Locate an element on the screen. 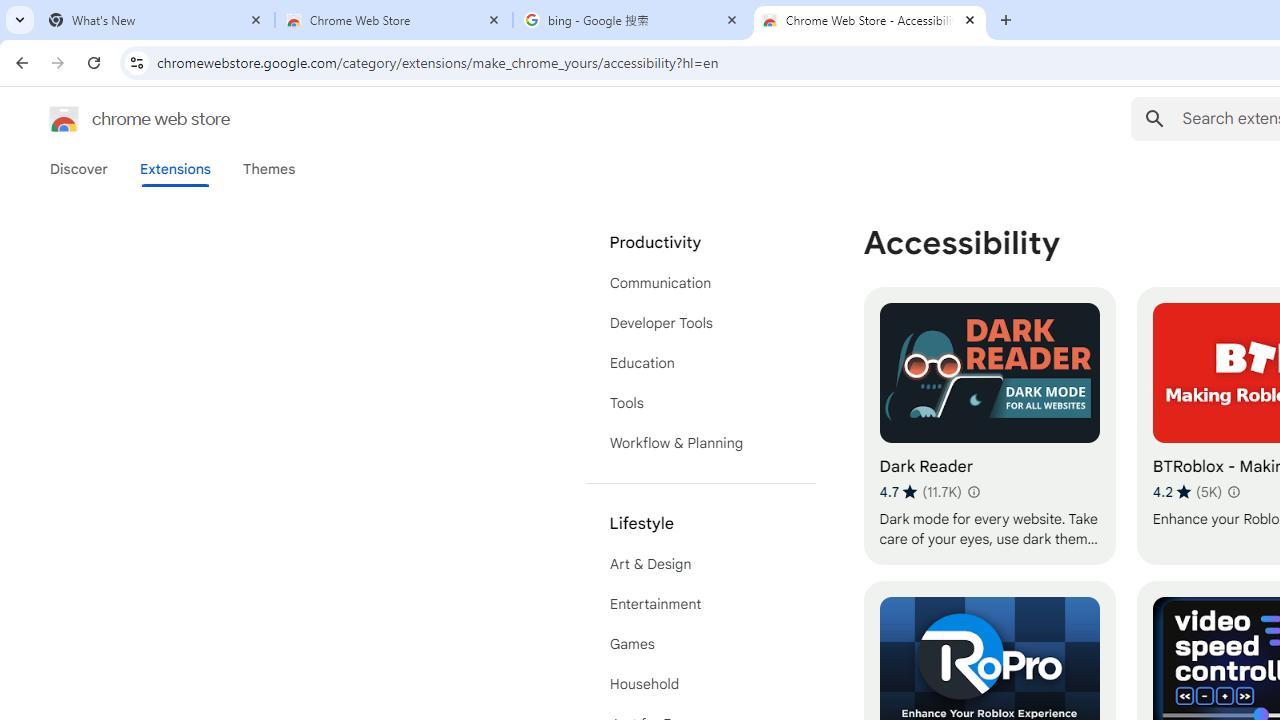  'Chrome Web Store logo' is located at coordinates (64, 119).